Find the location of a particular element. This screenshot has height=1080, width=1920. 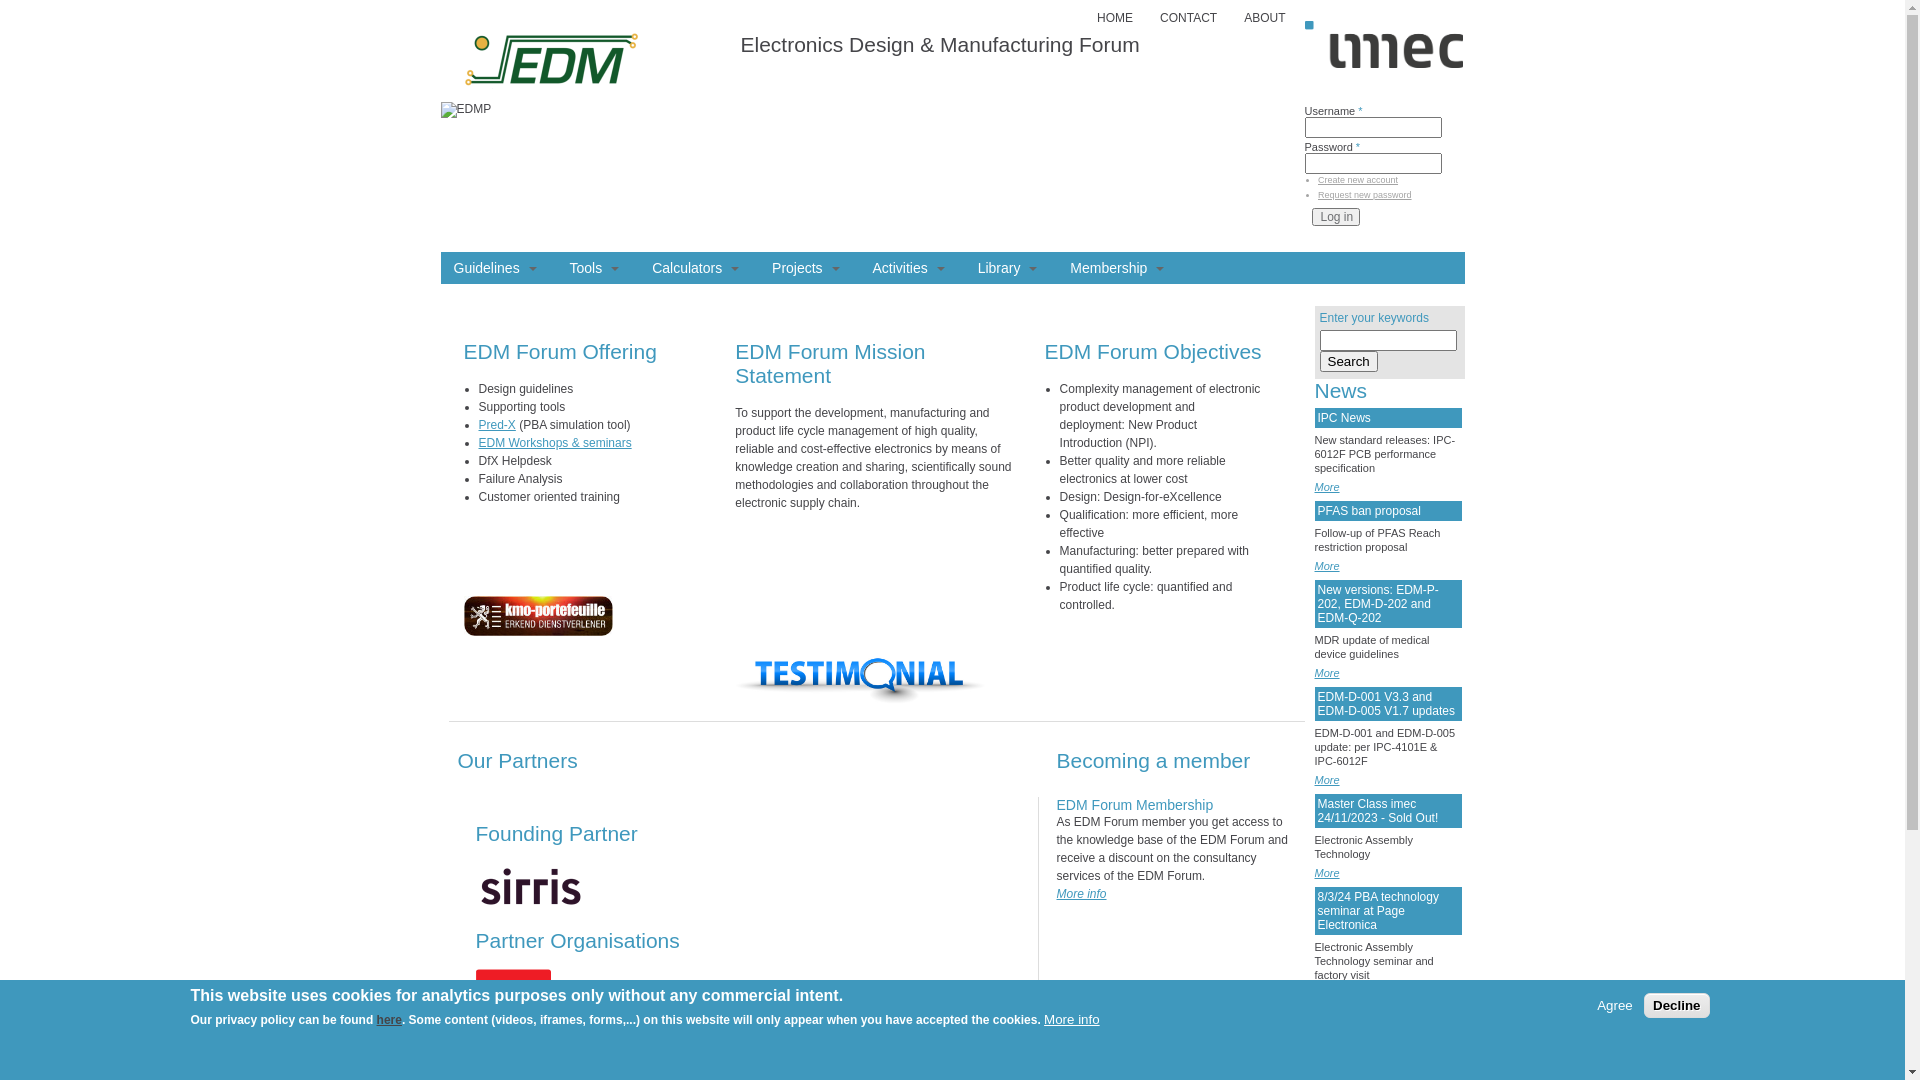

'here' is located at coordinates (389, 1019).